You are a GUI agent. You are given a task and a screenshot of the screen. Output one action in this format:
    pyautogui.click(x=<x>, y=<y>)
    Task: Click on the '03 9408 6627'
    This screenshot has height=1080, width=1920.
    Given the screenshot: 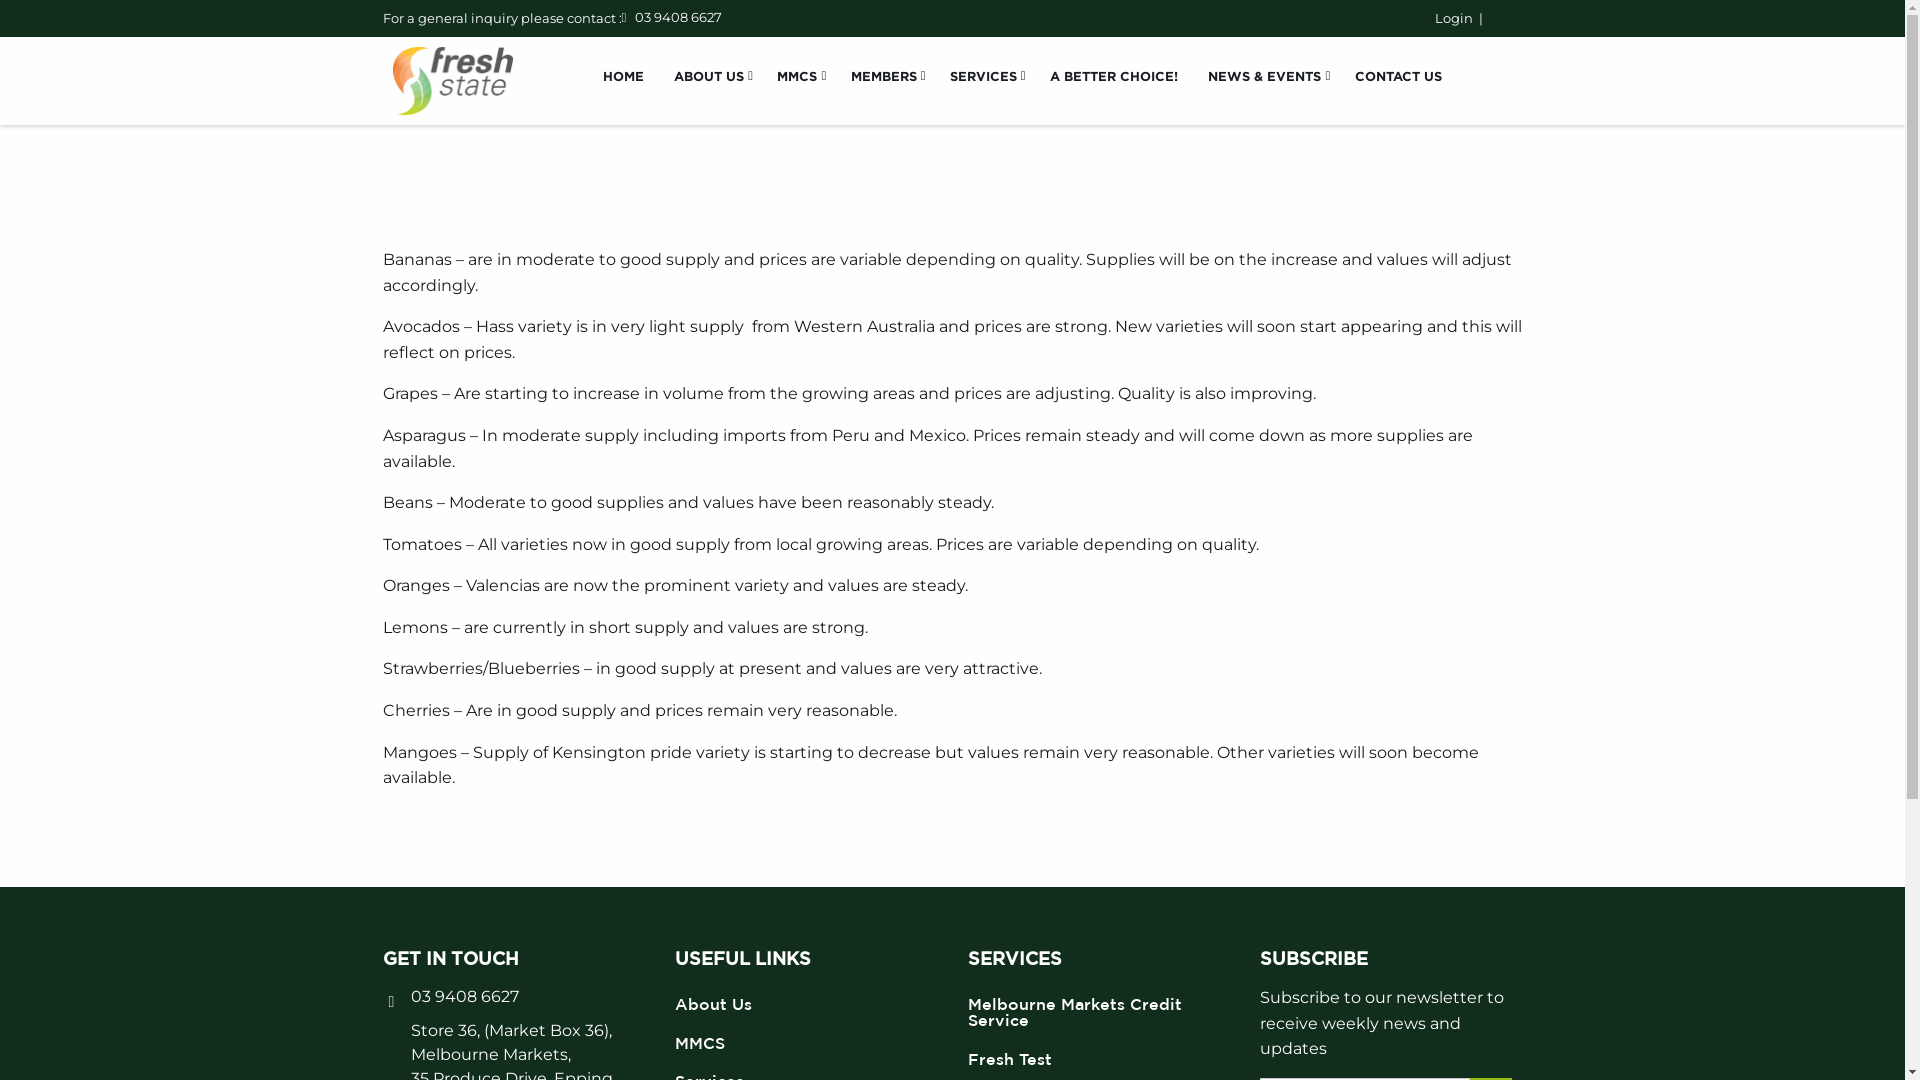 What is the action you would take?
    pyautogui.click(x=463, y=996)
    